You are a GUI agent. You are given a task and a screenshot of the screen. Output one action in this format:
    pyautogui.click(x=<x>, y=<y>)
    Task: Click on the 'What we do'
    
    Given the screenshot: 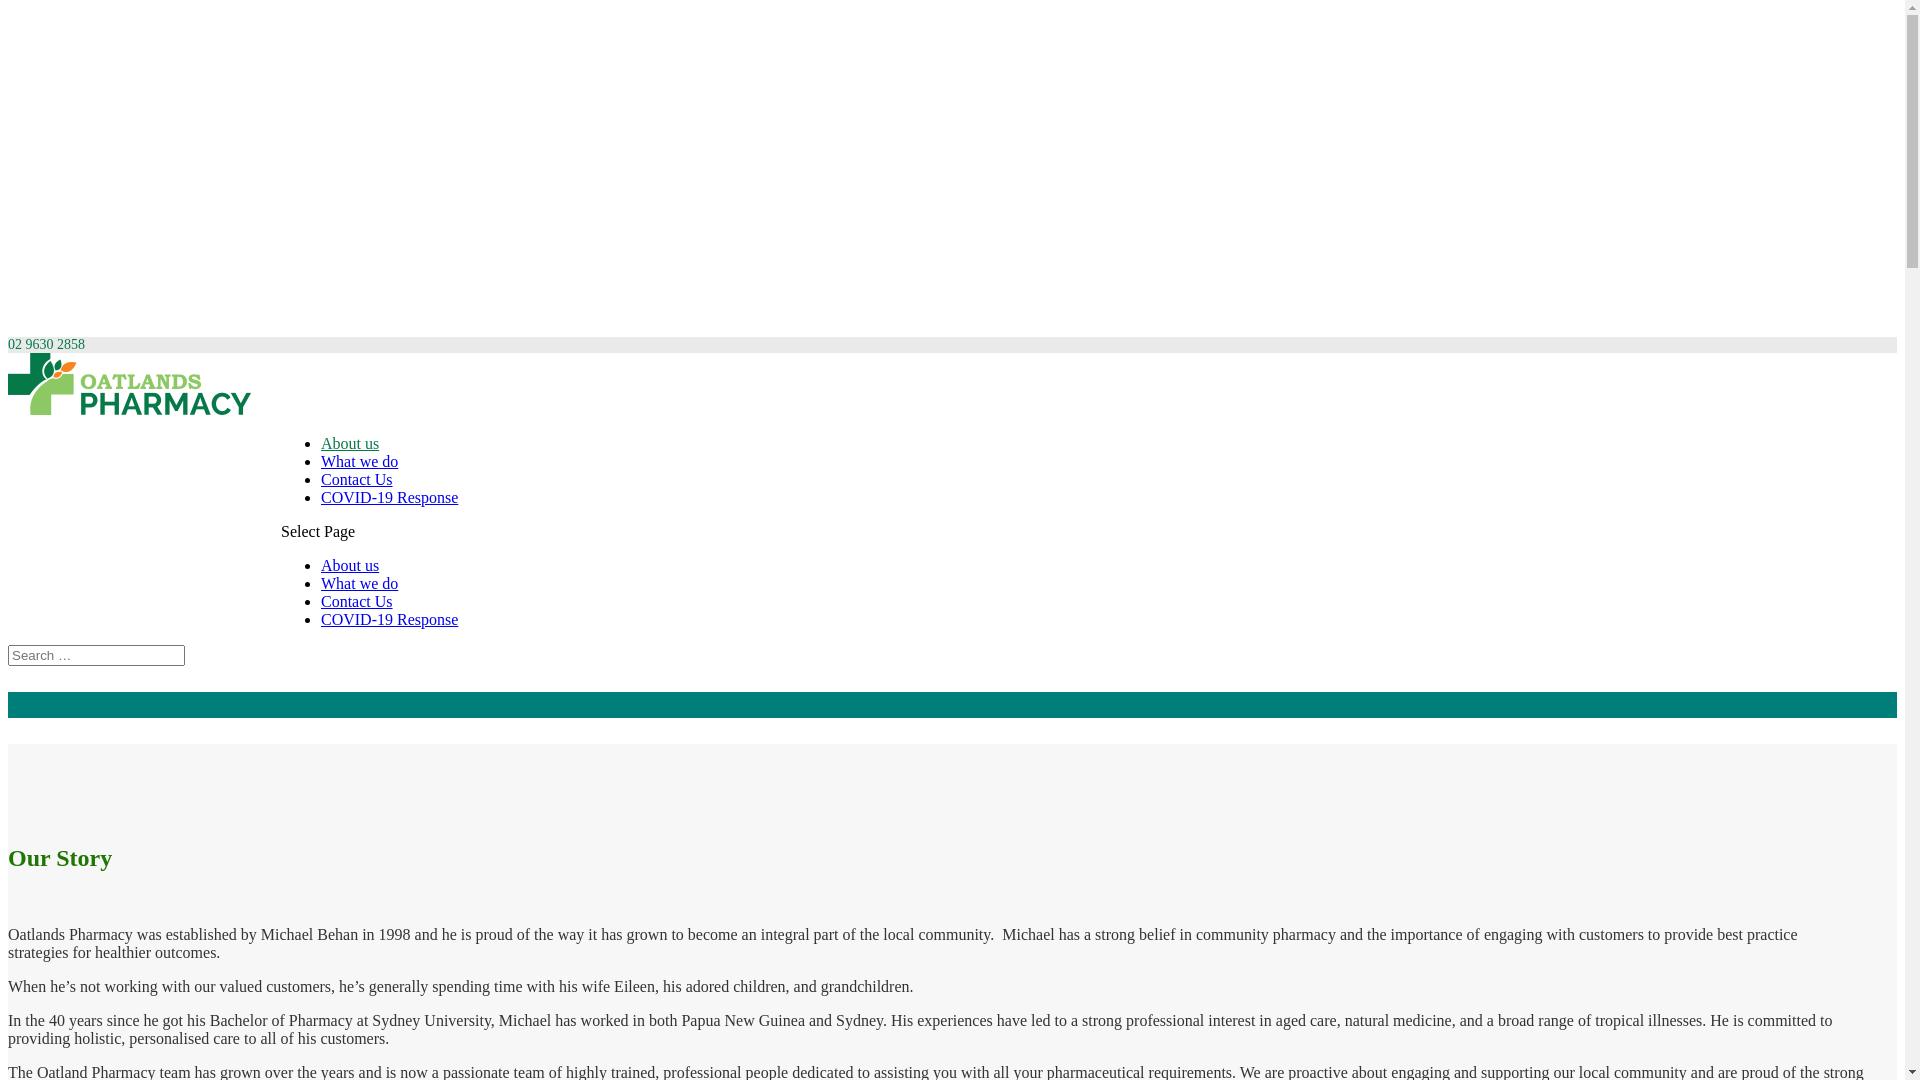 What is the action you would take?
    pyautogui.click(x=359, y=583)
    